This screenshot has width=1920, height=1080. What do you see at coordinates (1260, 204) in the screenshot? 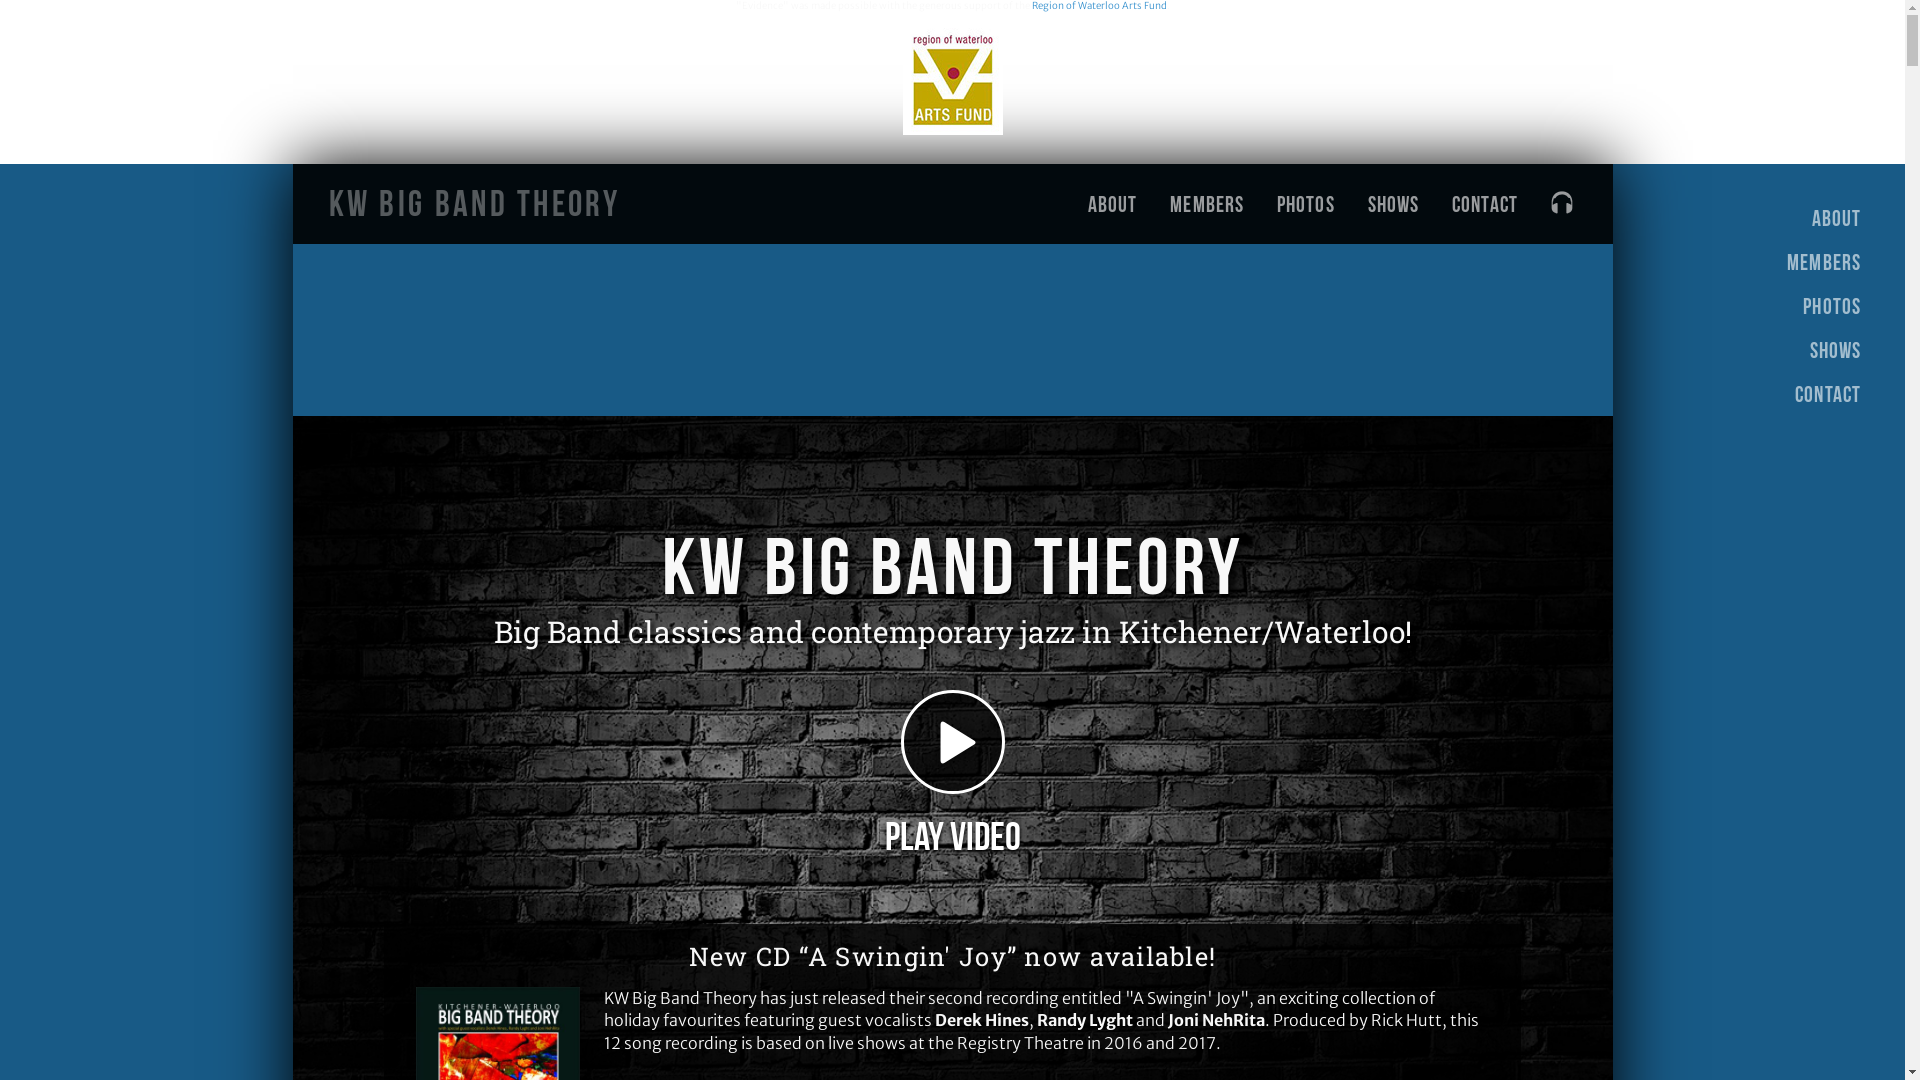
I see `'PHOTOS'` at bounding box center [1260, 204].